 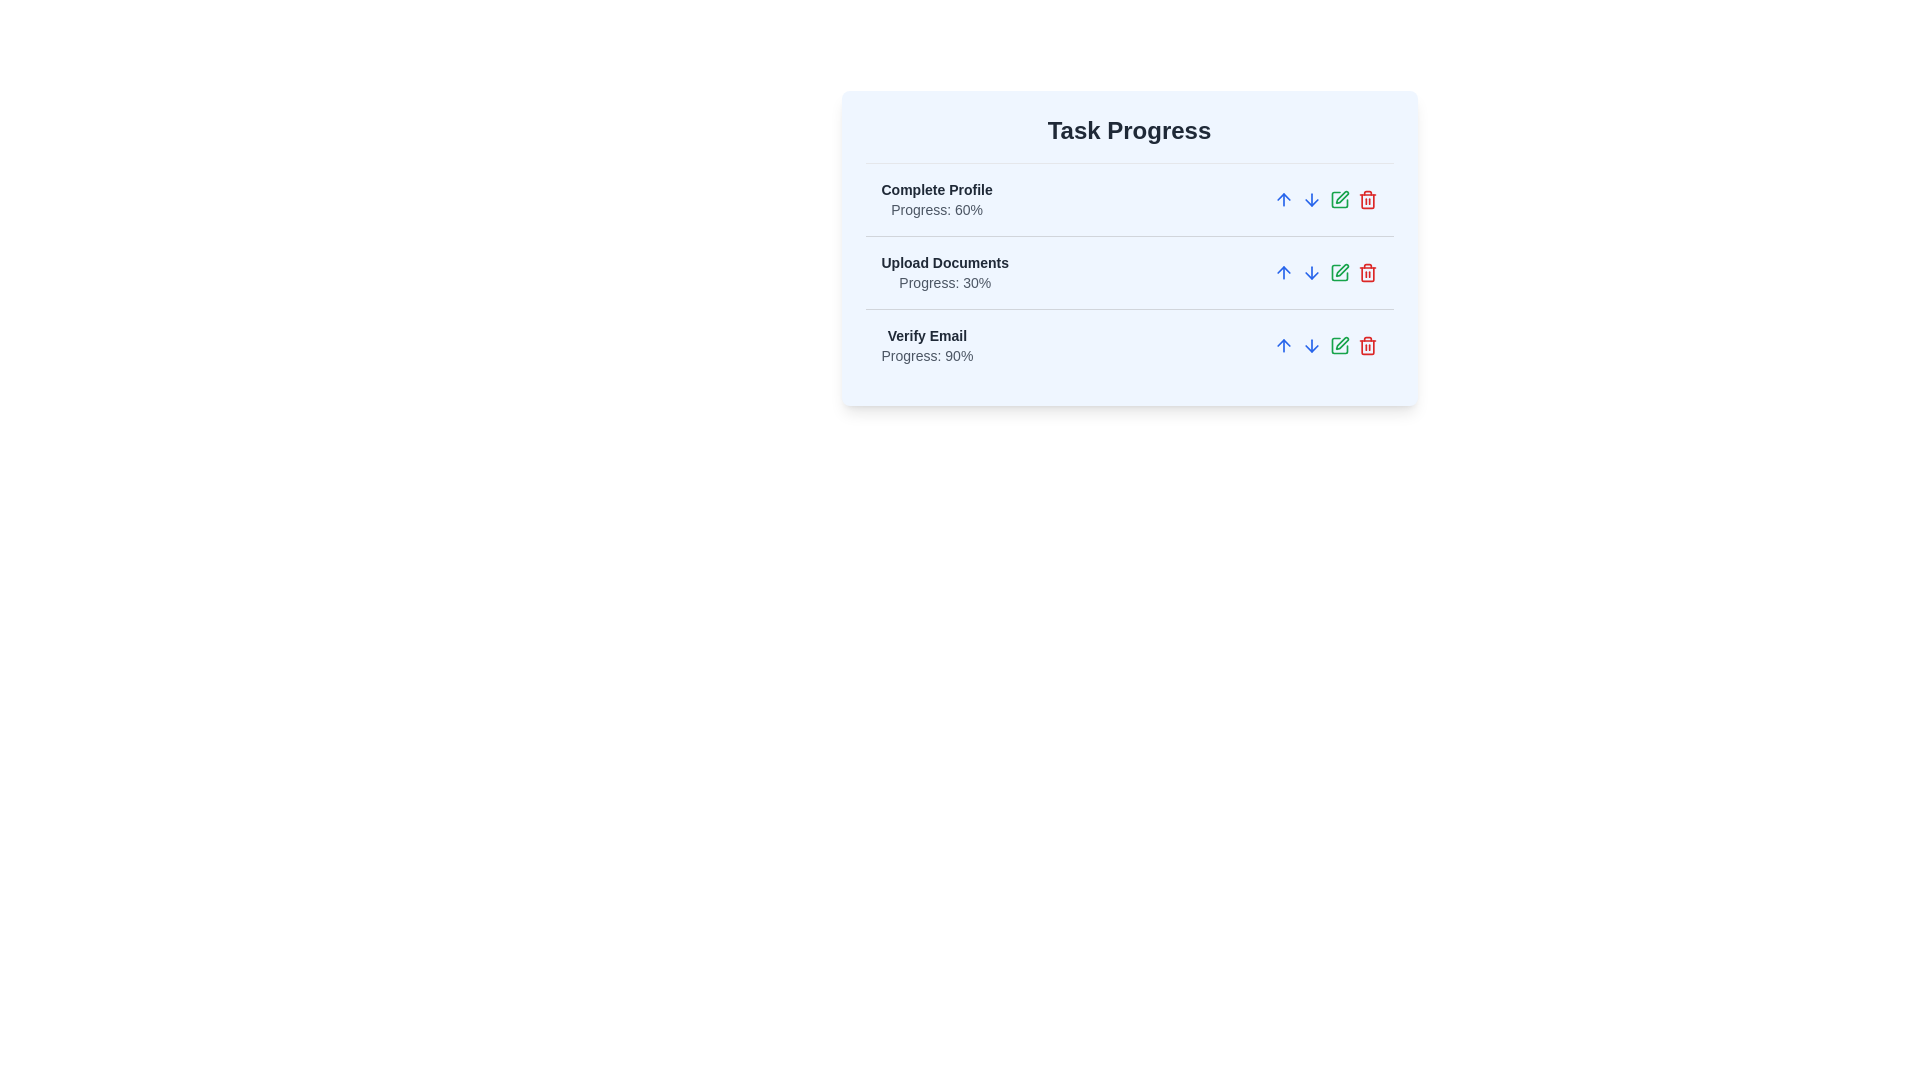 I want to click on the Edit icon button, which is the third interactive control in the action panel, located between the blue up and down arrows and the red delete icon, to initiate an editing action, so click(x=1339, y=200).